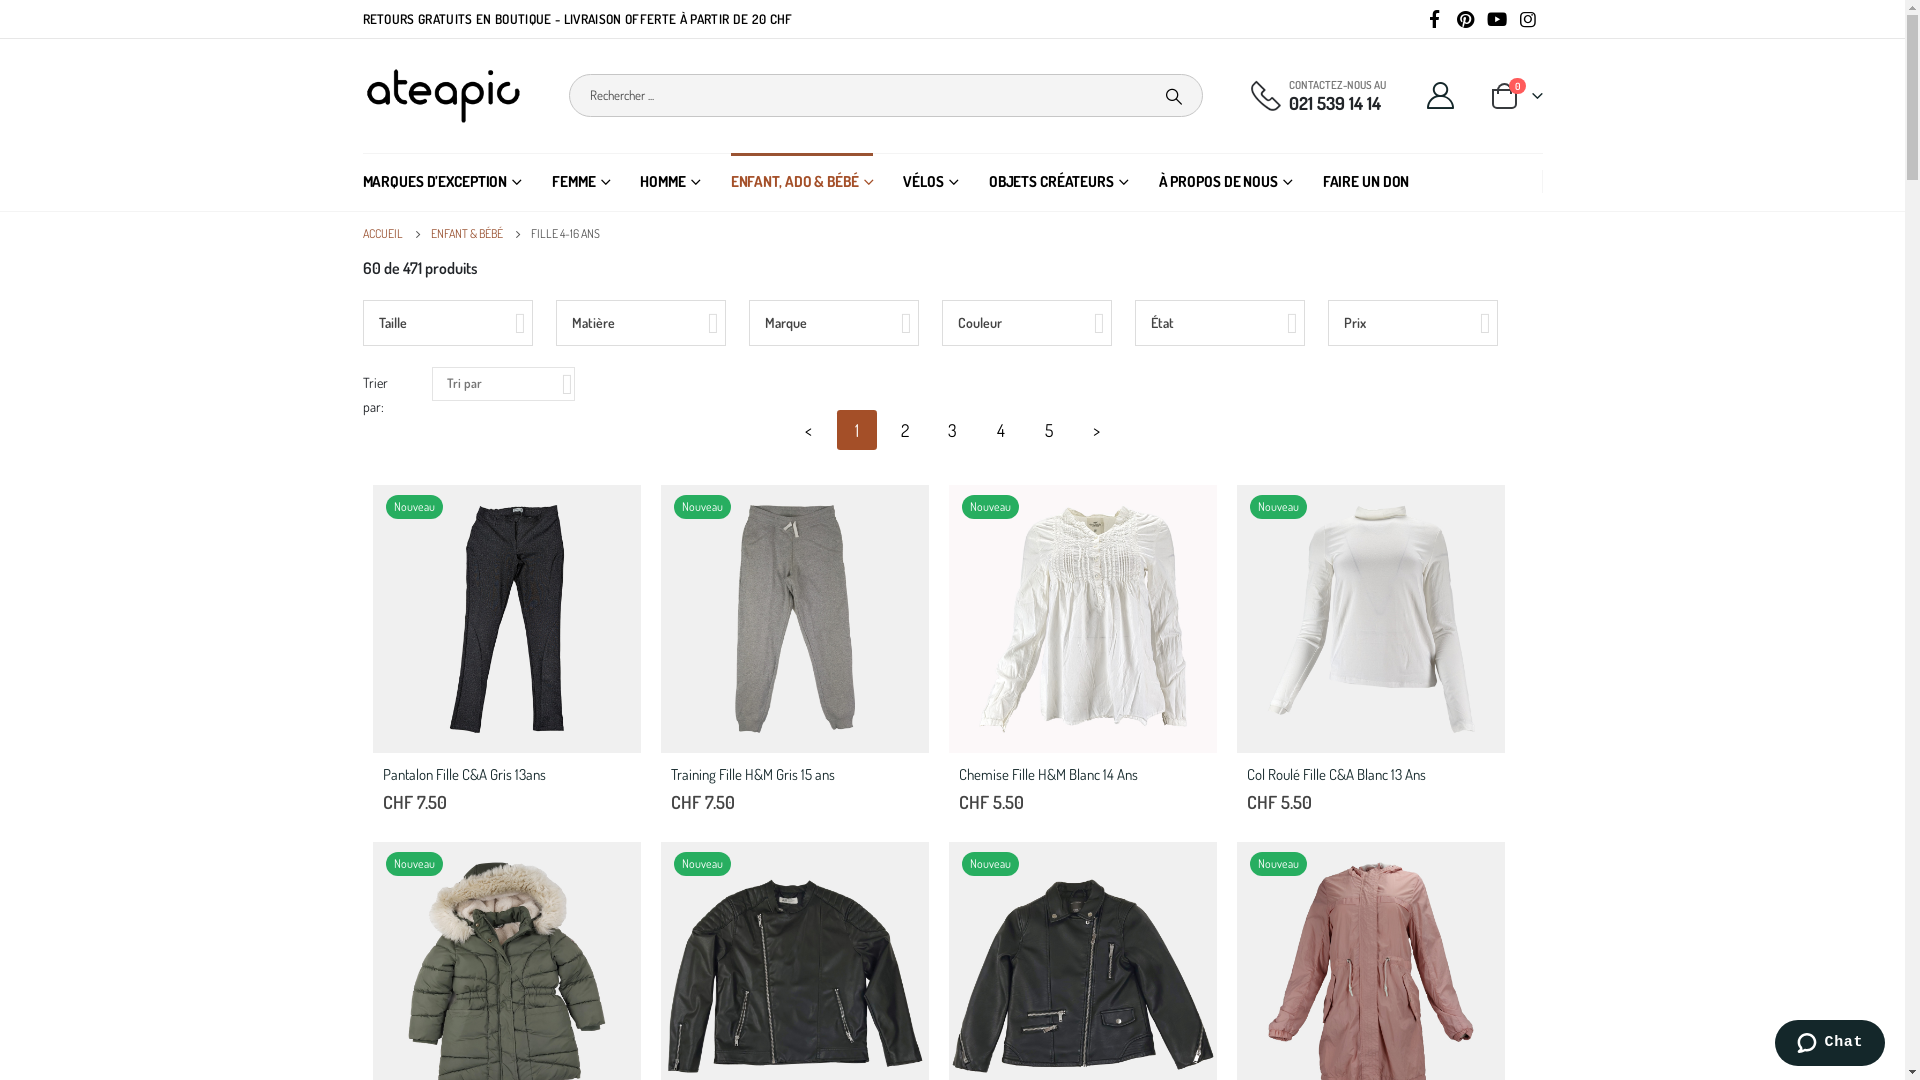  What do you see at coordinates (1483, 19) in the screenshot?
I see `'Youtube'` at bounding box center [1483, 19].